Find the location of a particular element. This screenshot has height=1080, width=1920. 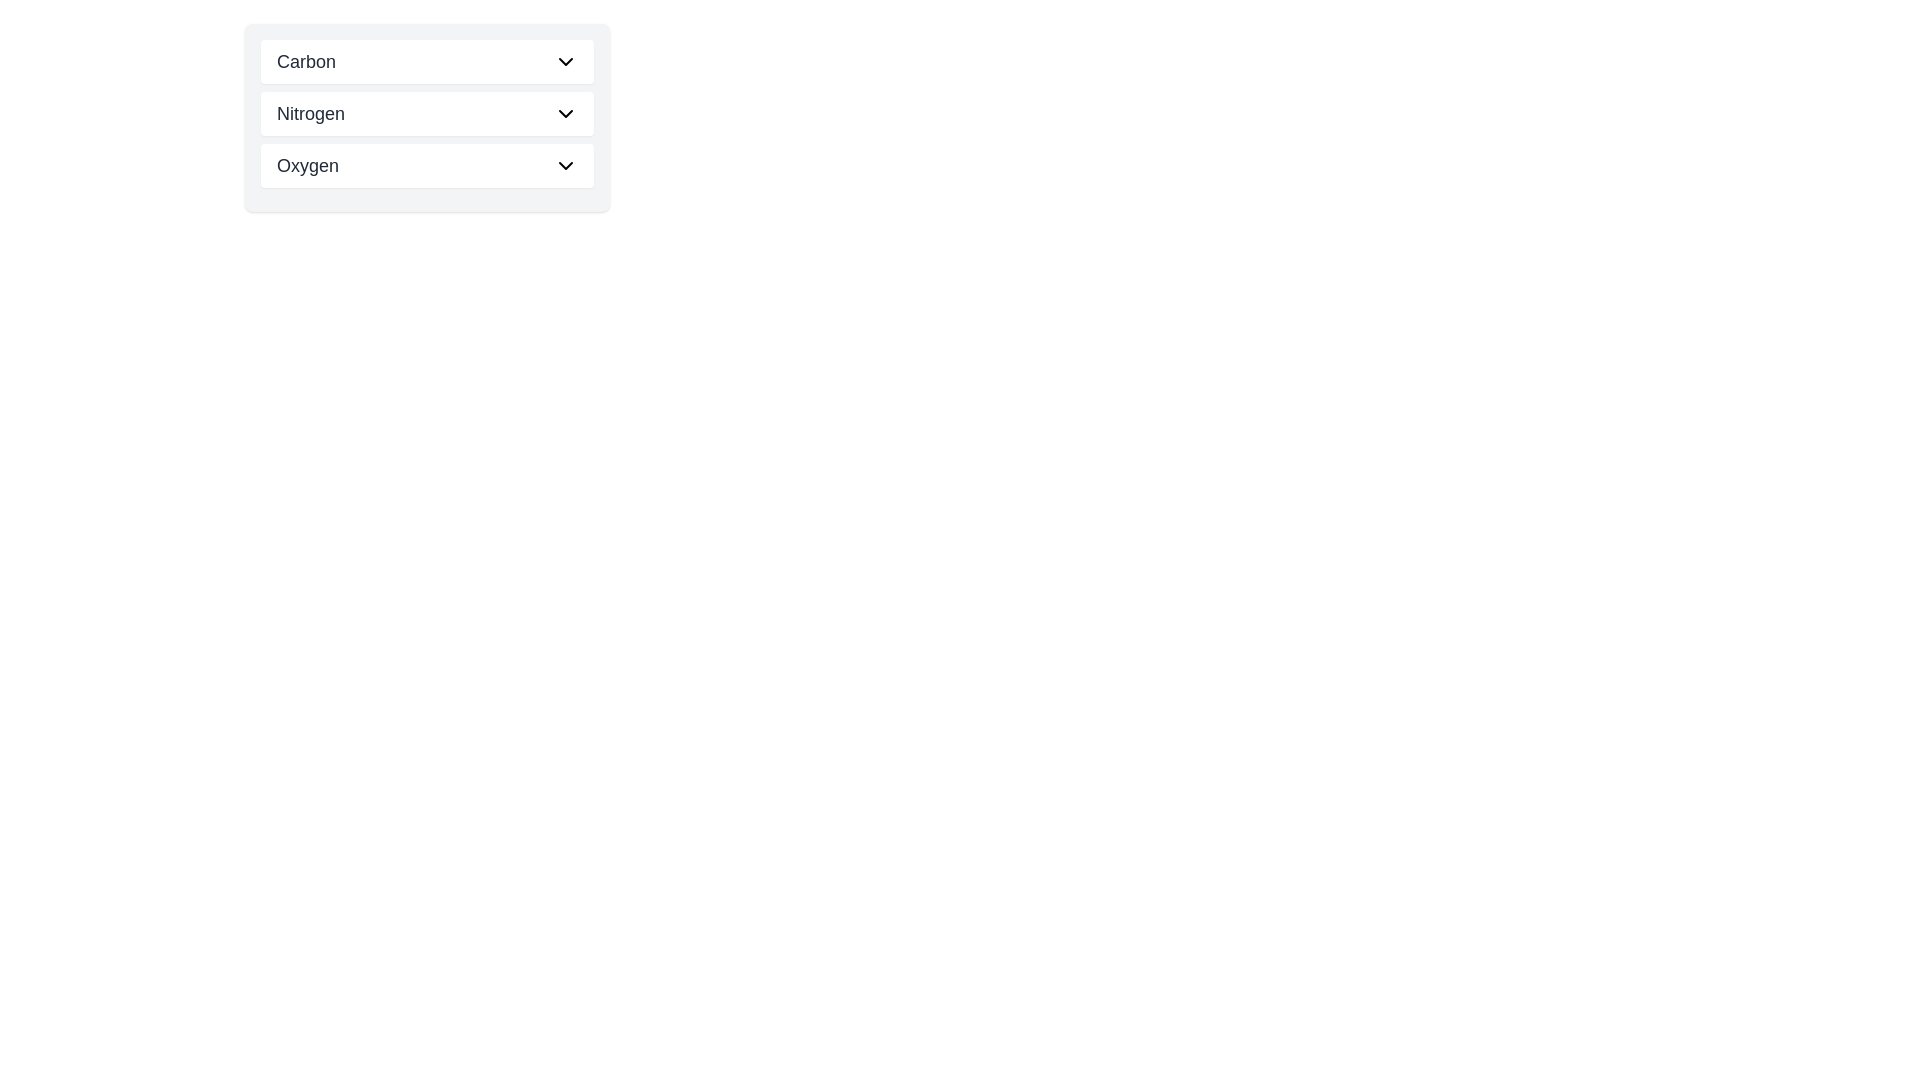

the downward-facing chevron icon next to the label 'Nitrogen' is located at coordinates (565, 114).